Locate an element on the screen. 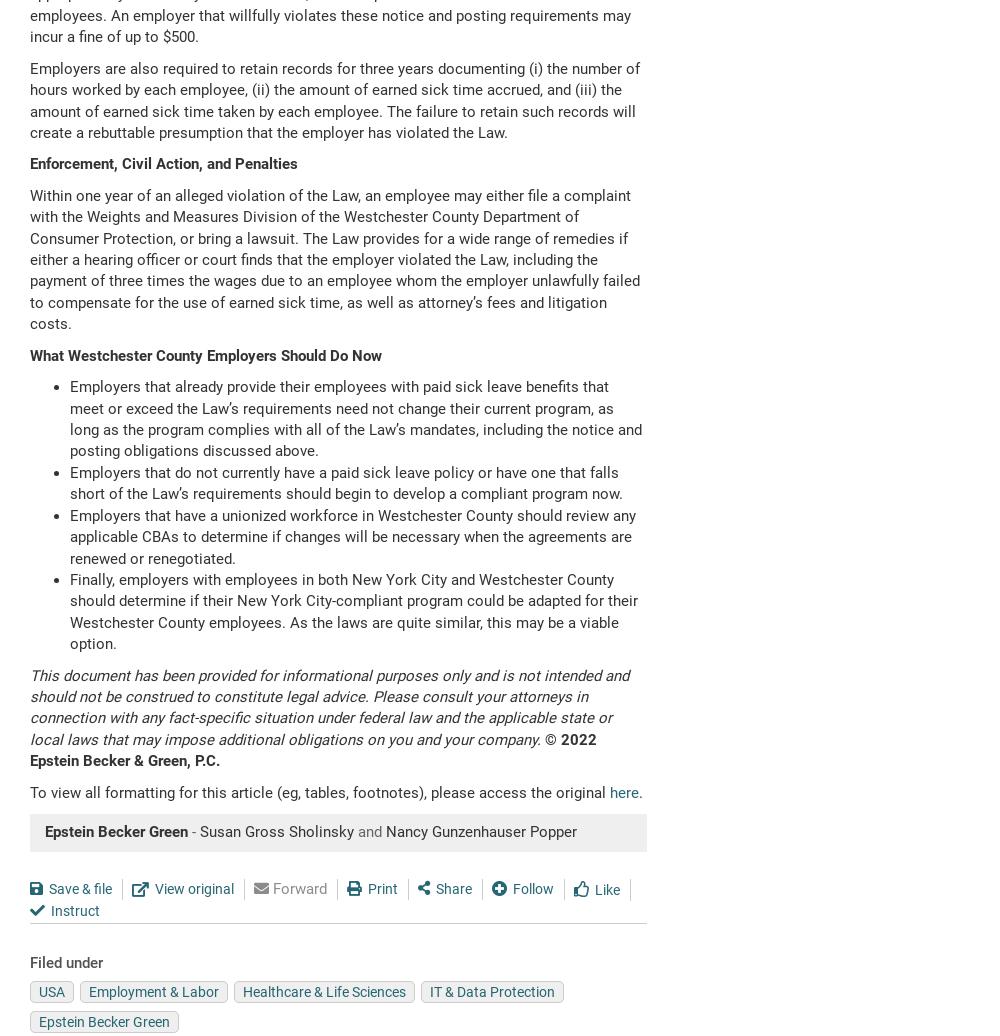  'Follow' is located at coordinates (533, 887).